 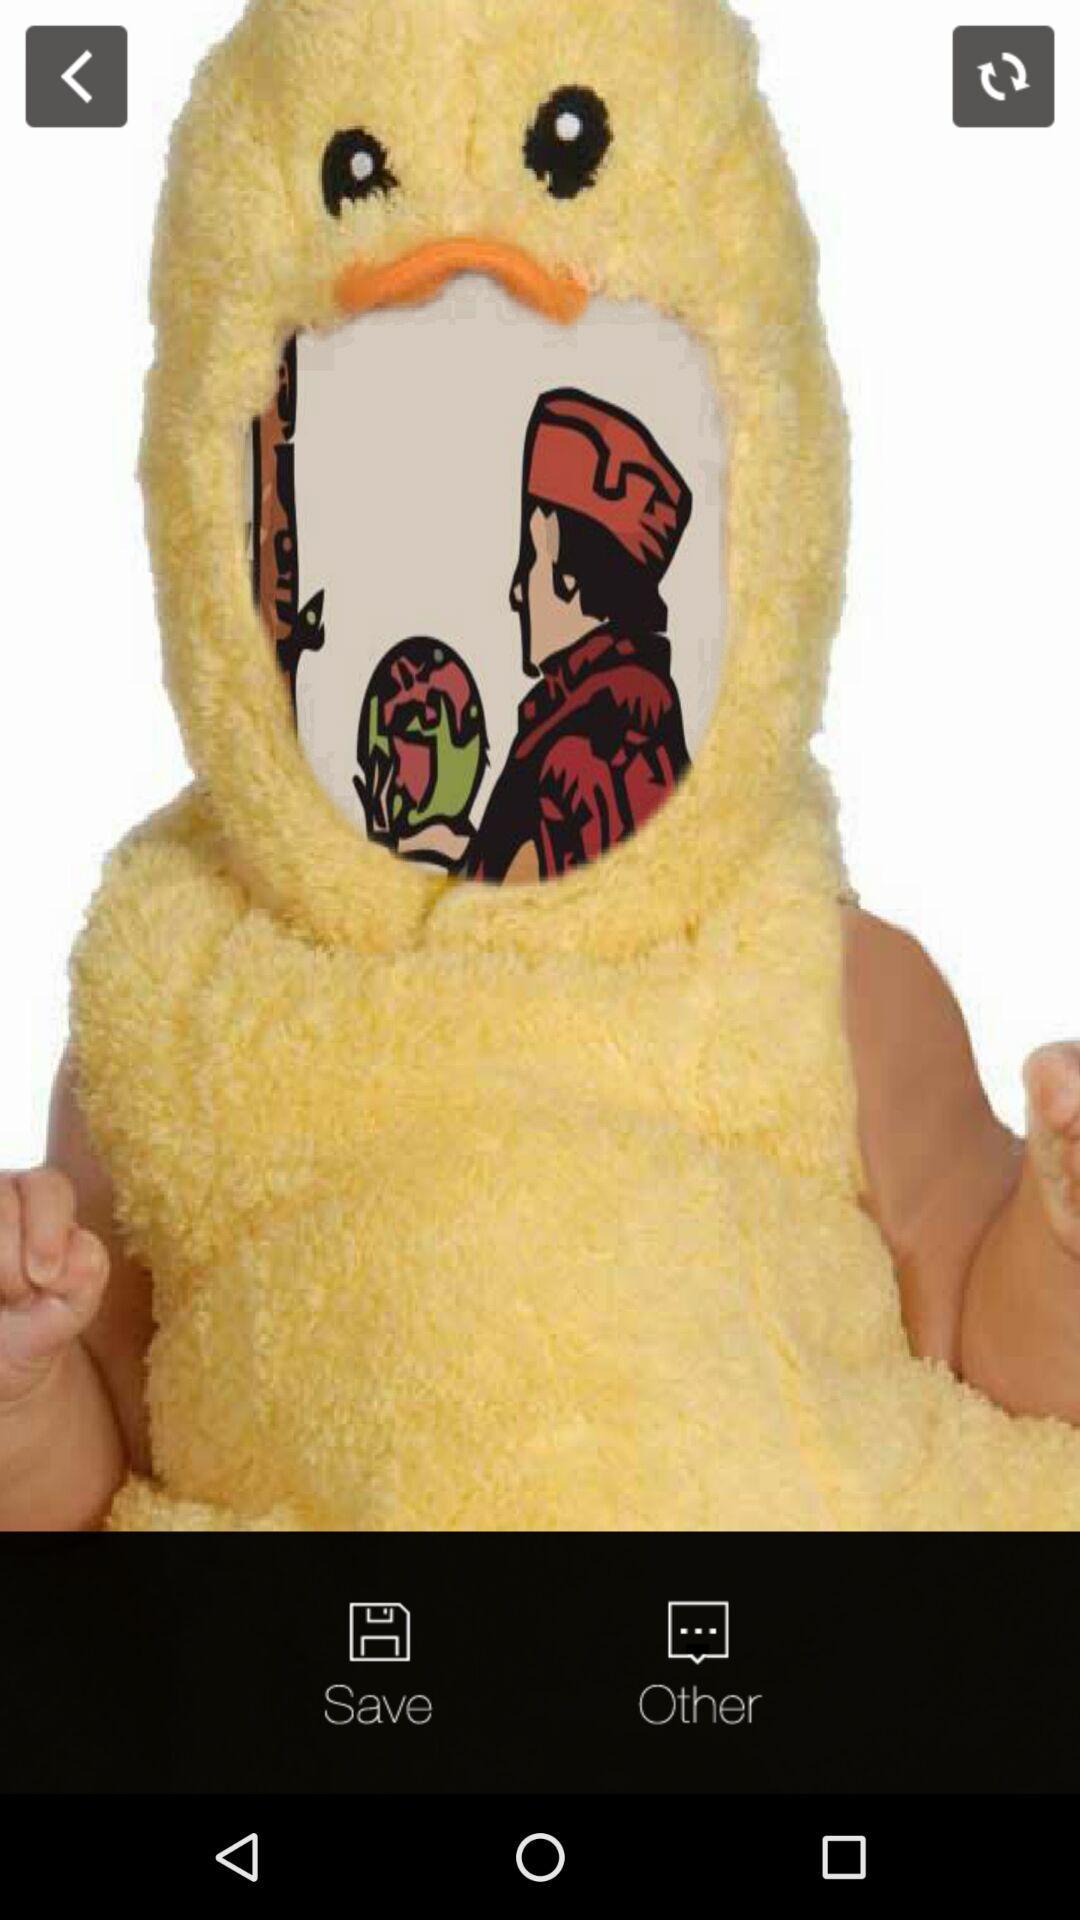 What do you see at coordinates (382, 1662) in the screenshot?
I see `picture` at bounding box center [382, 1662].